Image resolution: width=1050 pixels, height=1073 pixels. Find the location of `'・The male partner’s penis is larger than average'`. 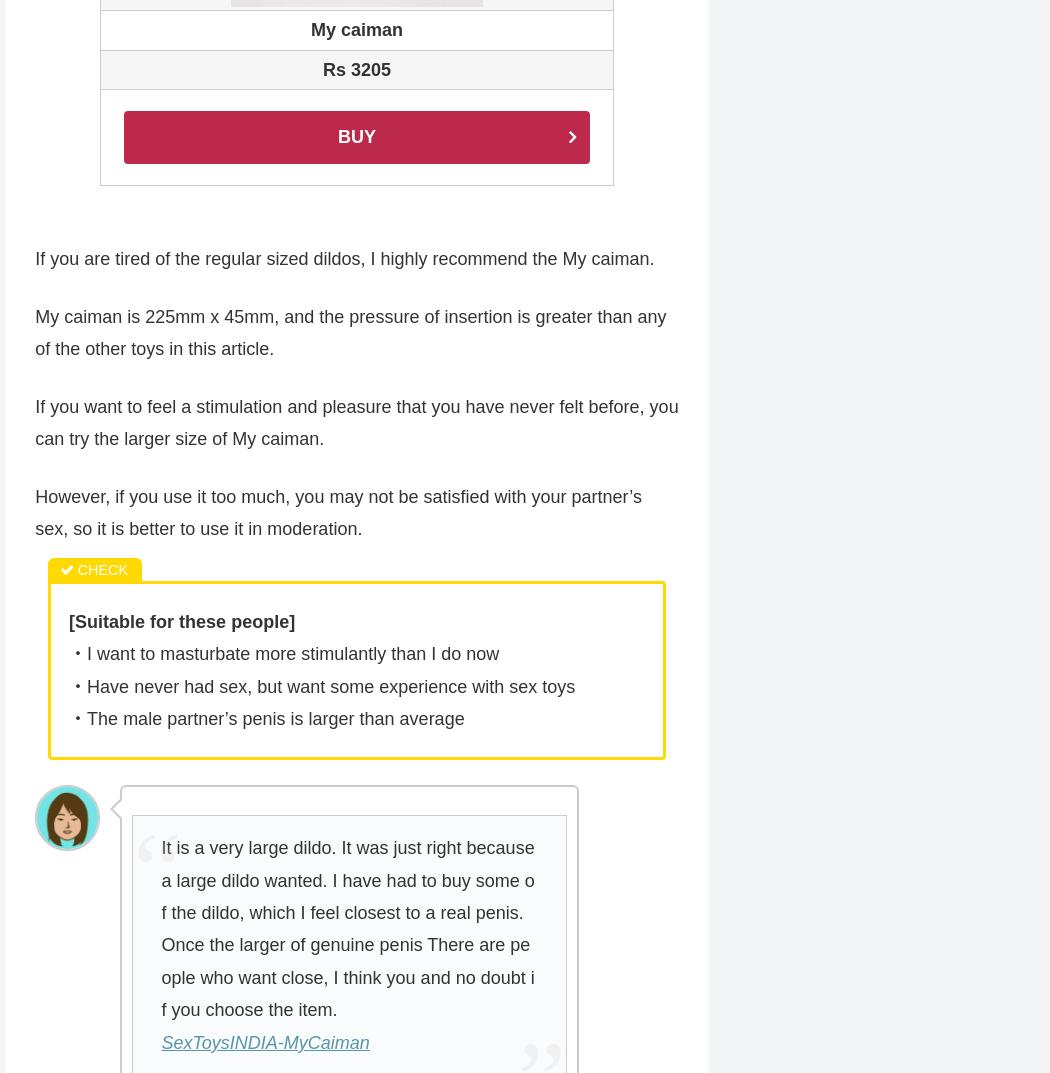

'・The male partner’s penis is larger than average' is located at coordinates (265, 719).